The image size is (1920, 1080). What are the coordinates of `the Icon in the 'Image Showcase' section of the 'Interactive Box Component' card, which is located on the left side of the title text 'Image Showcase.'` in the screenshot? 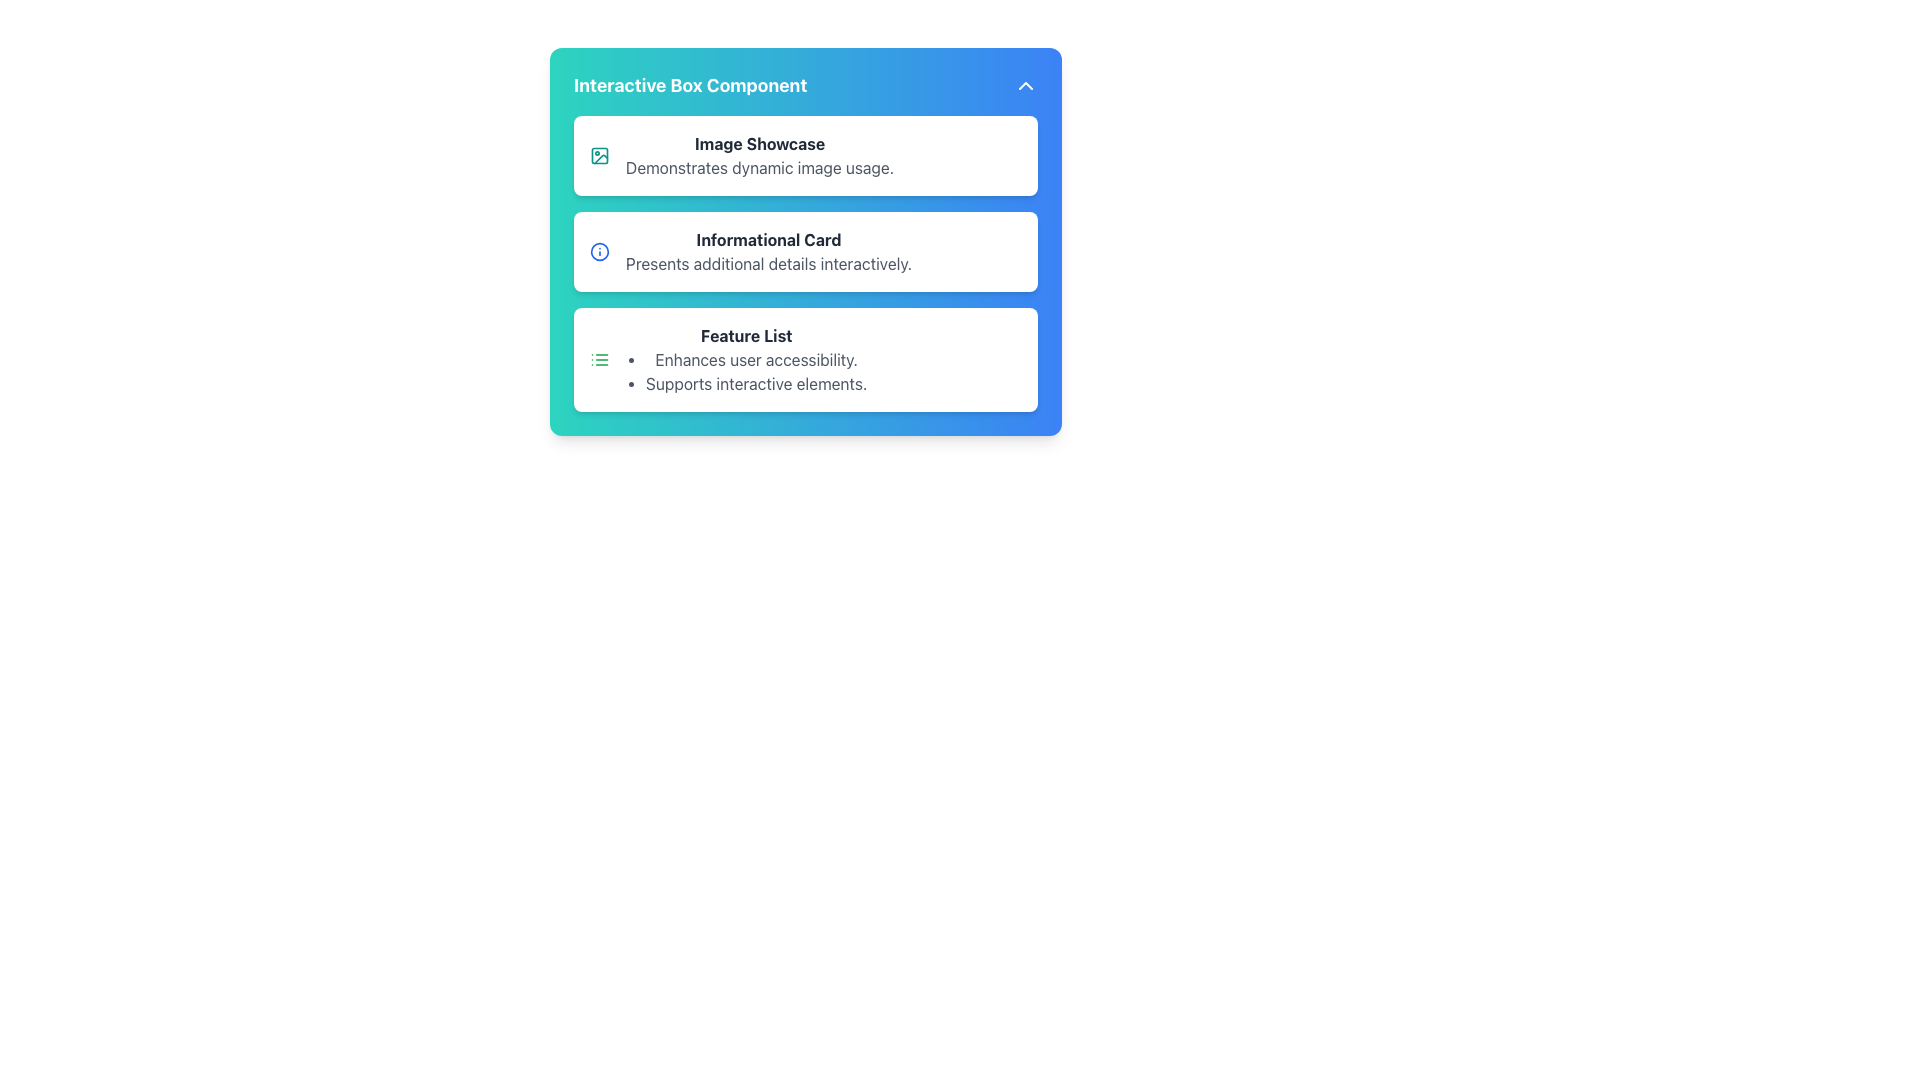 It's located at (599, 154).